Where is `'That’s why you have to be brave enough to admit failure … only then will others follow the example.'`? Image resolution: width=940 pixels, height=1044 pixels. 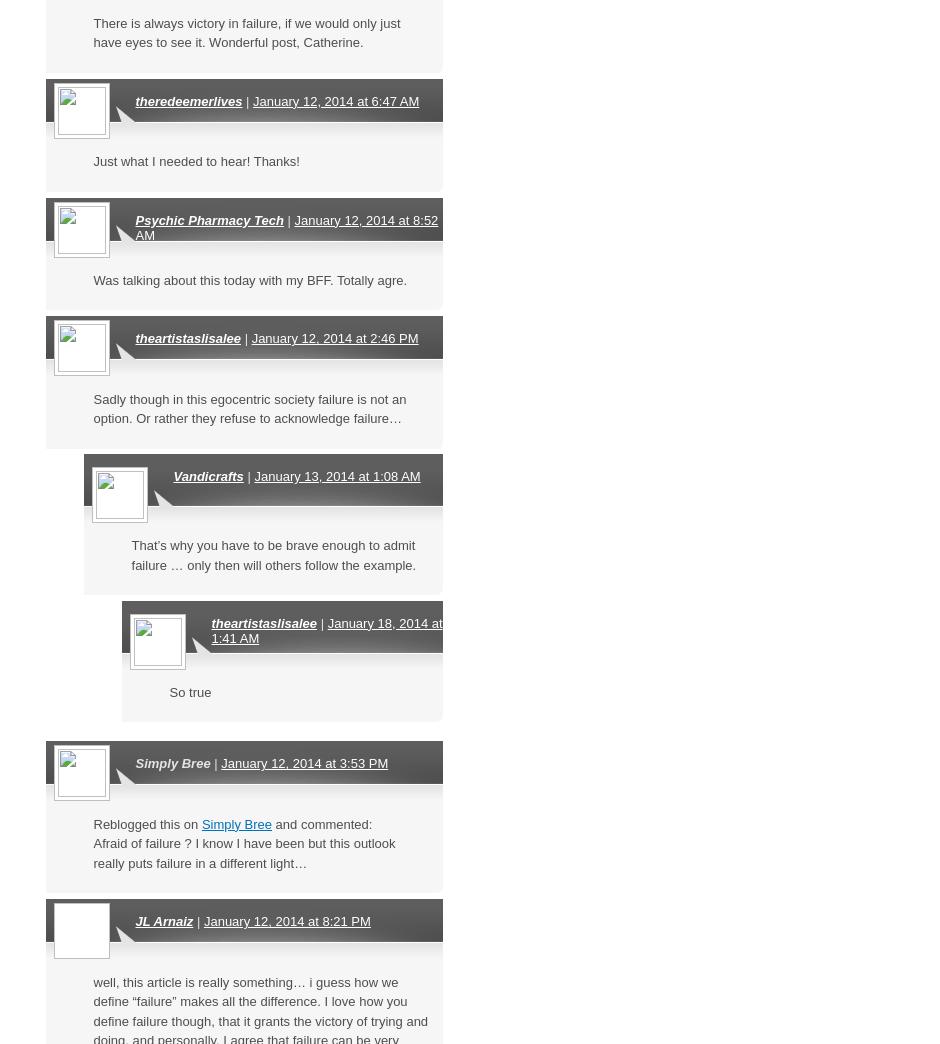 'That’s why you have to be brave enough to admit failure … only then will others follow the example.' is located at coordinates (273, 553).